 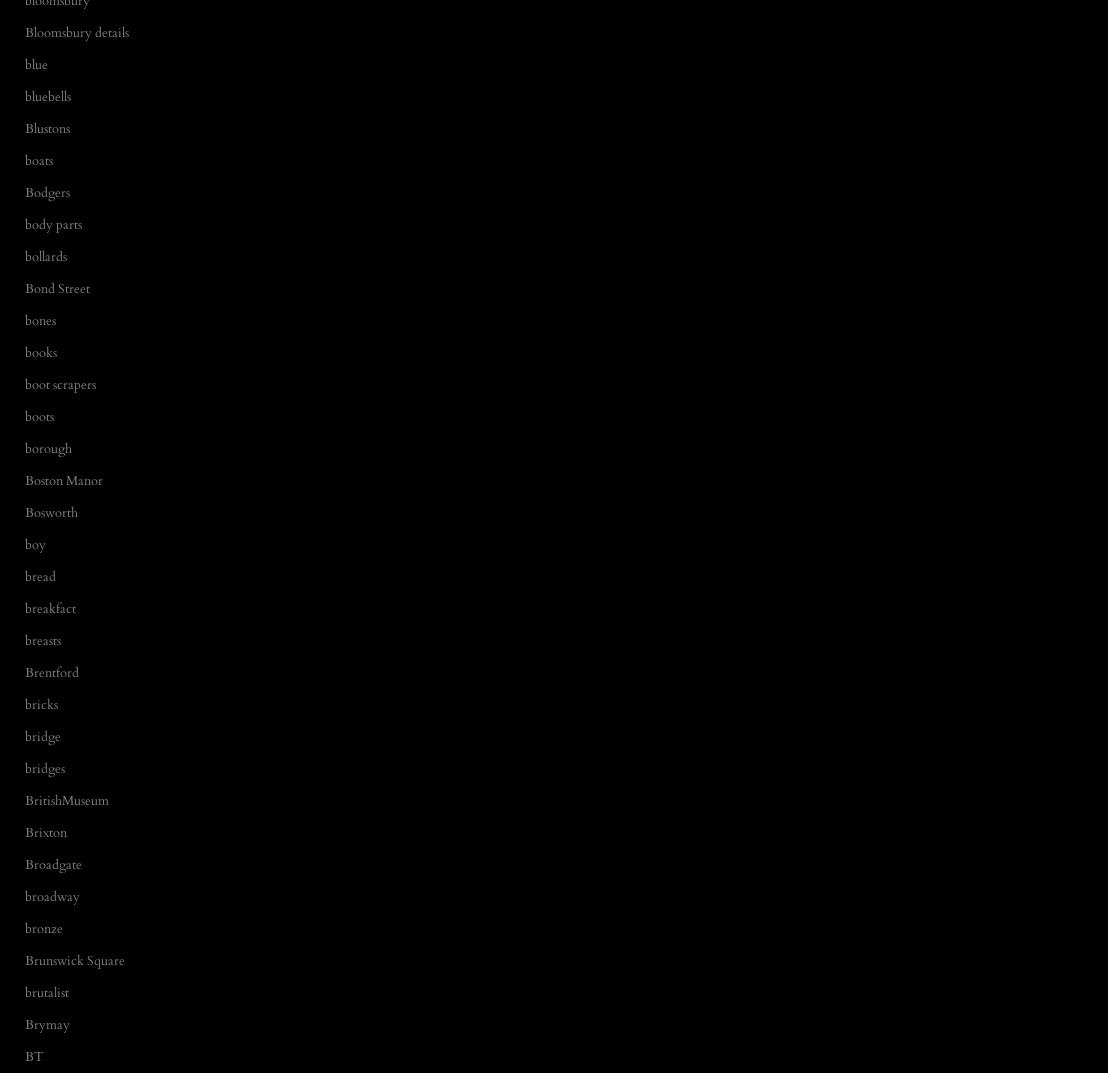 I want to click on 'Bloomsbury details', so click(x=76, y=30).